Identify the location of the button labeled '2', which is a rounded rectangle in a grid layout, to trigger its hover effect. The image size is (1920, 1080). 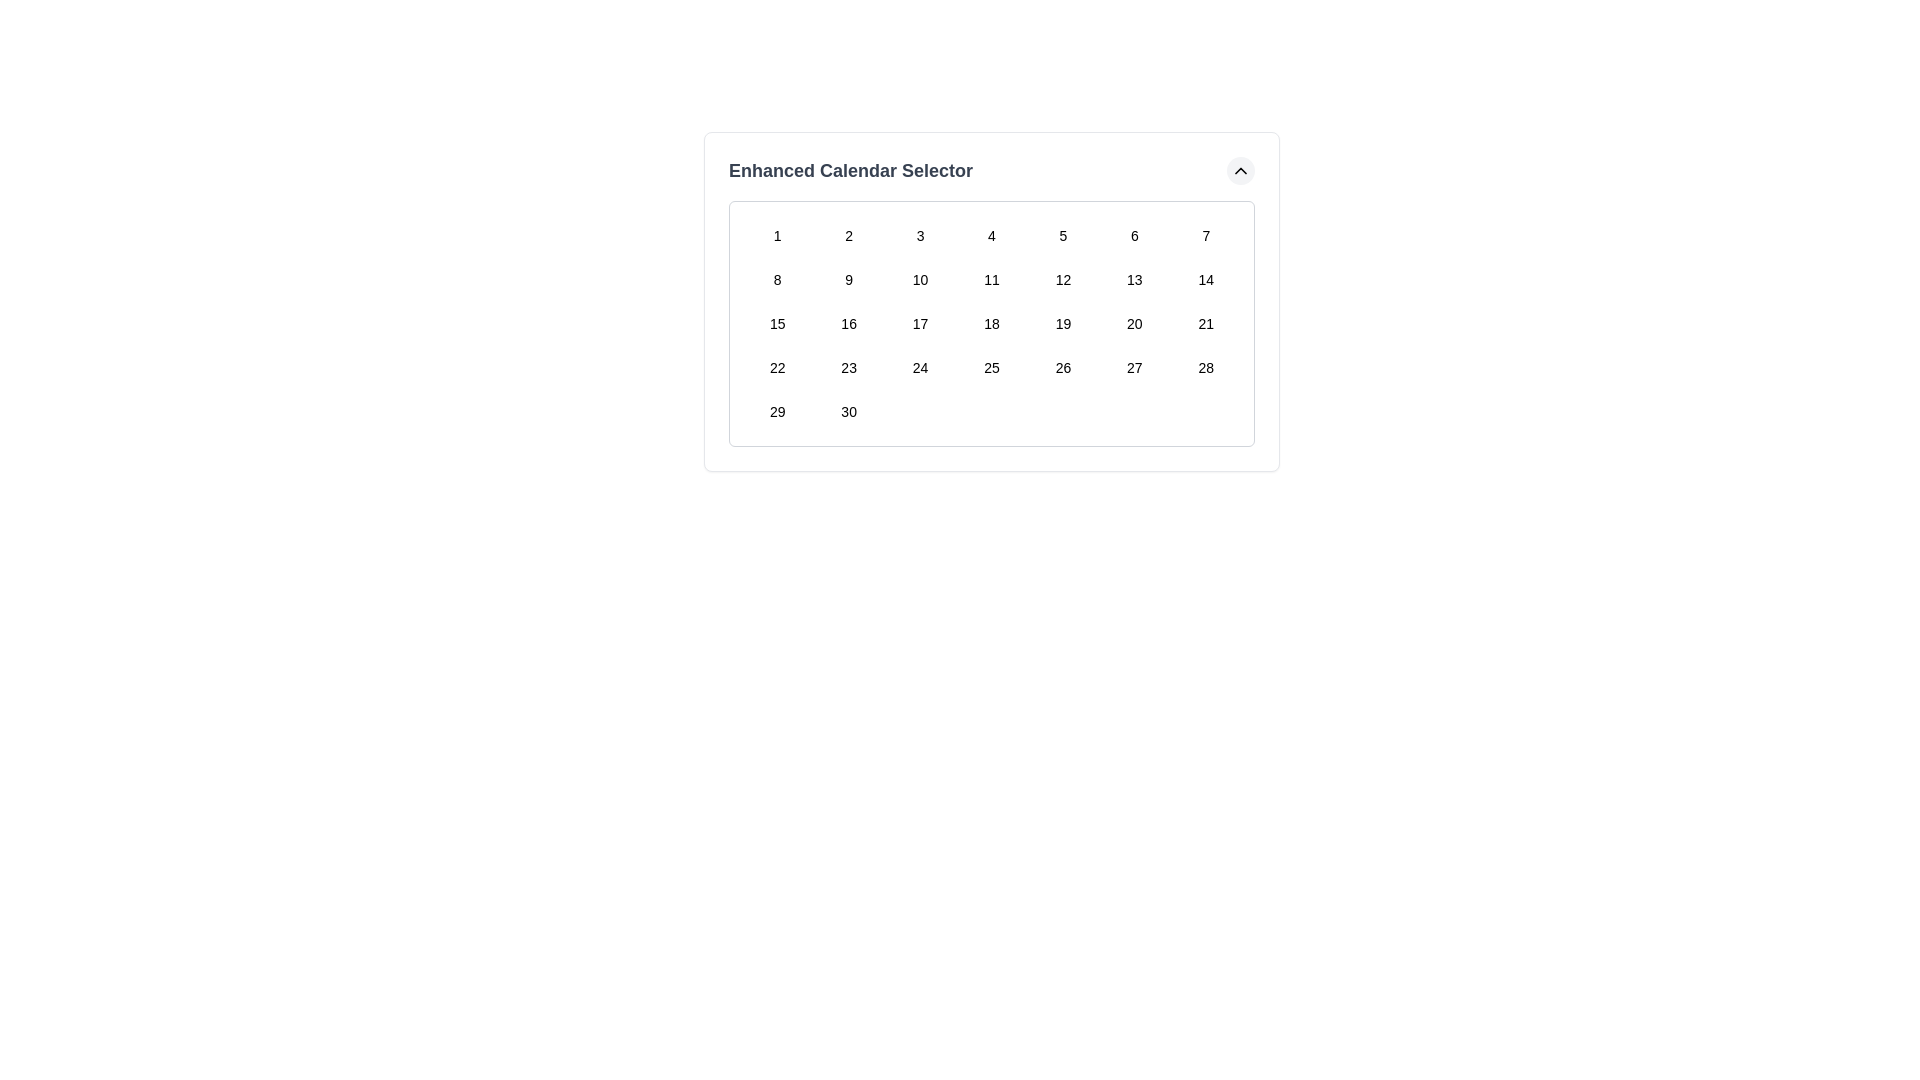
(849, 234).